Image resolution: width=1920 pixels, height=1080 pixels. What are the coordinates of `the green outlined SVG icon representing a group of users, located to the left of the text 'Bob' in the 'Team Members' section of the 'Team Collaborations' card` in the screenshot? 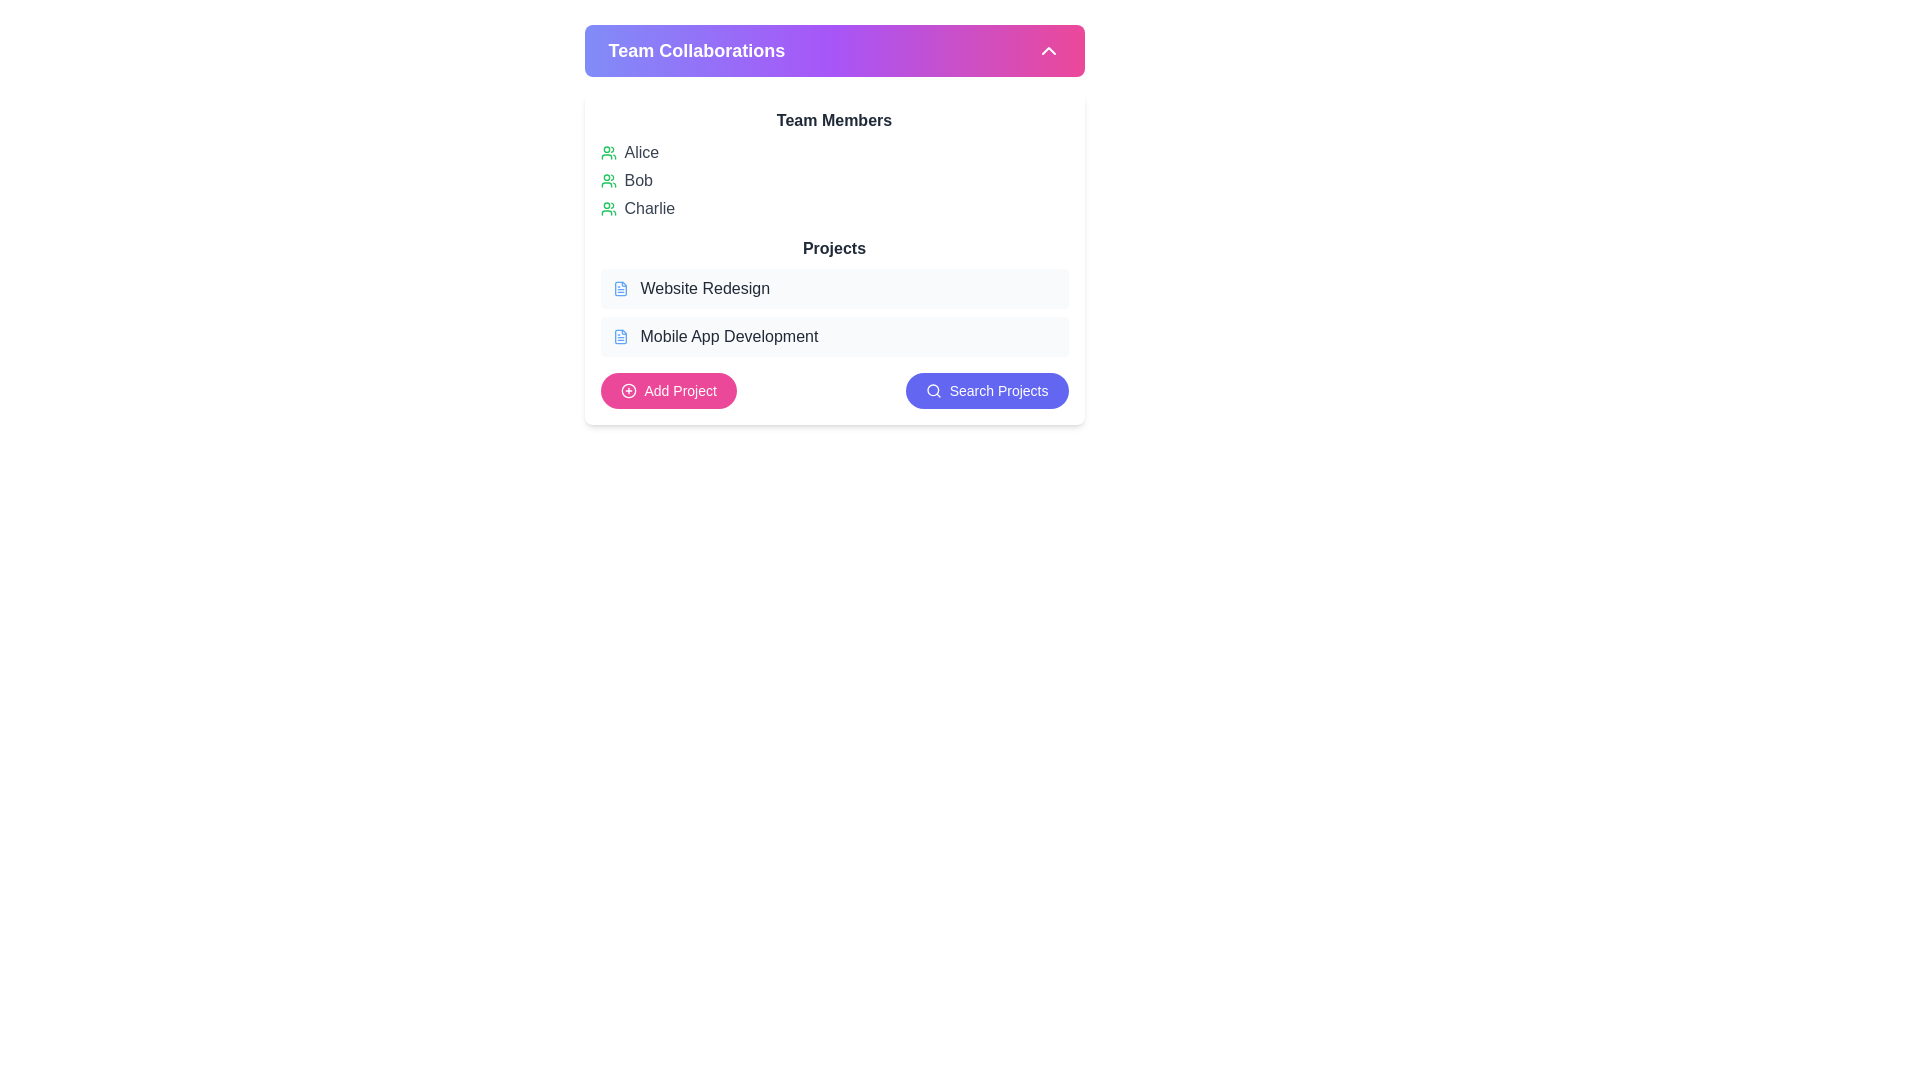 It's located at (607, 181).